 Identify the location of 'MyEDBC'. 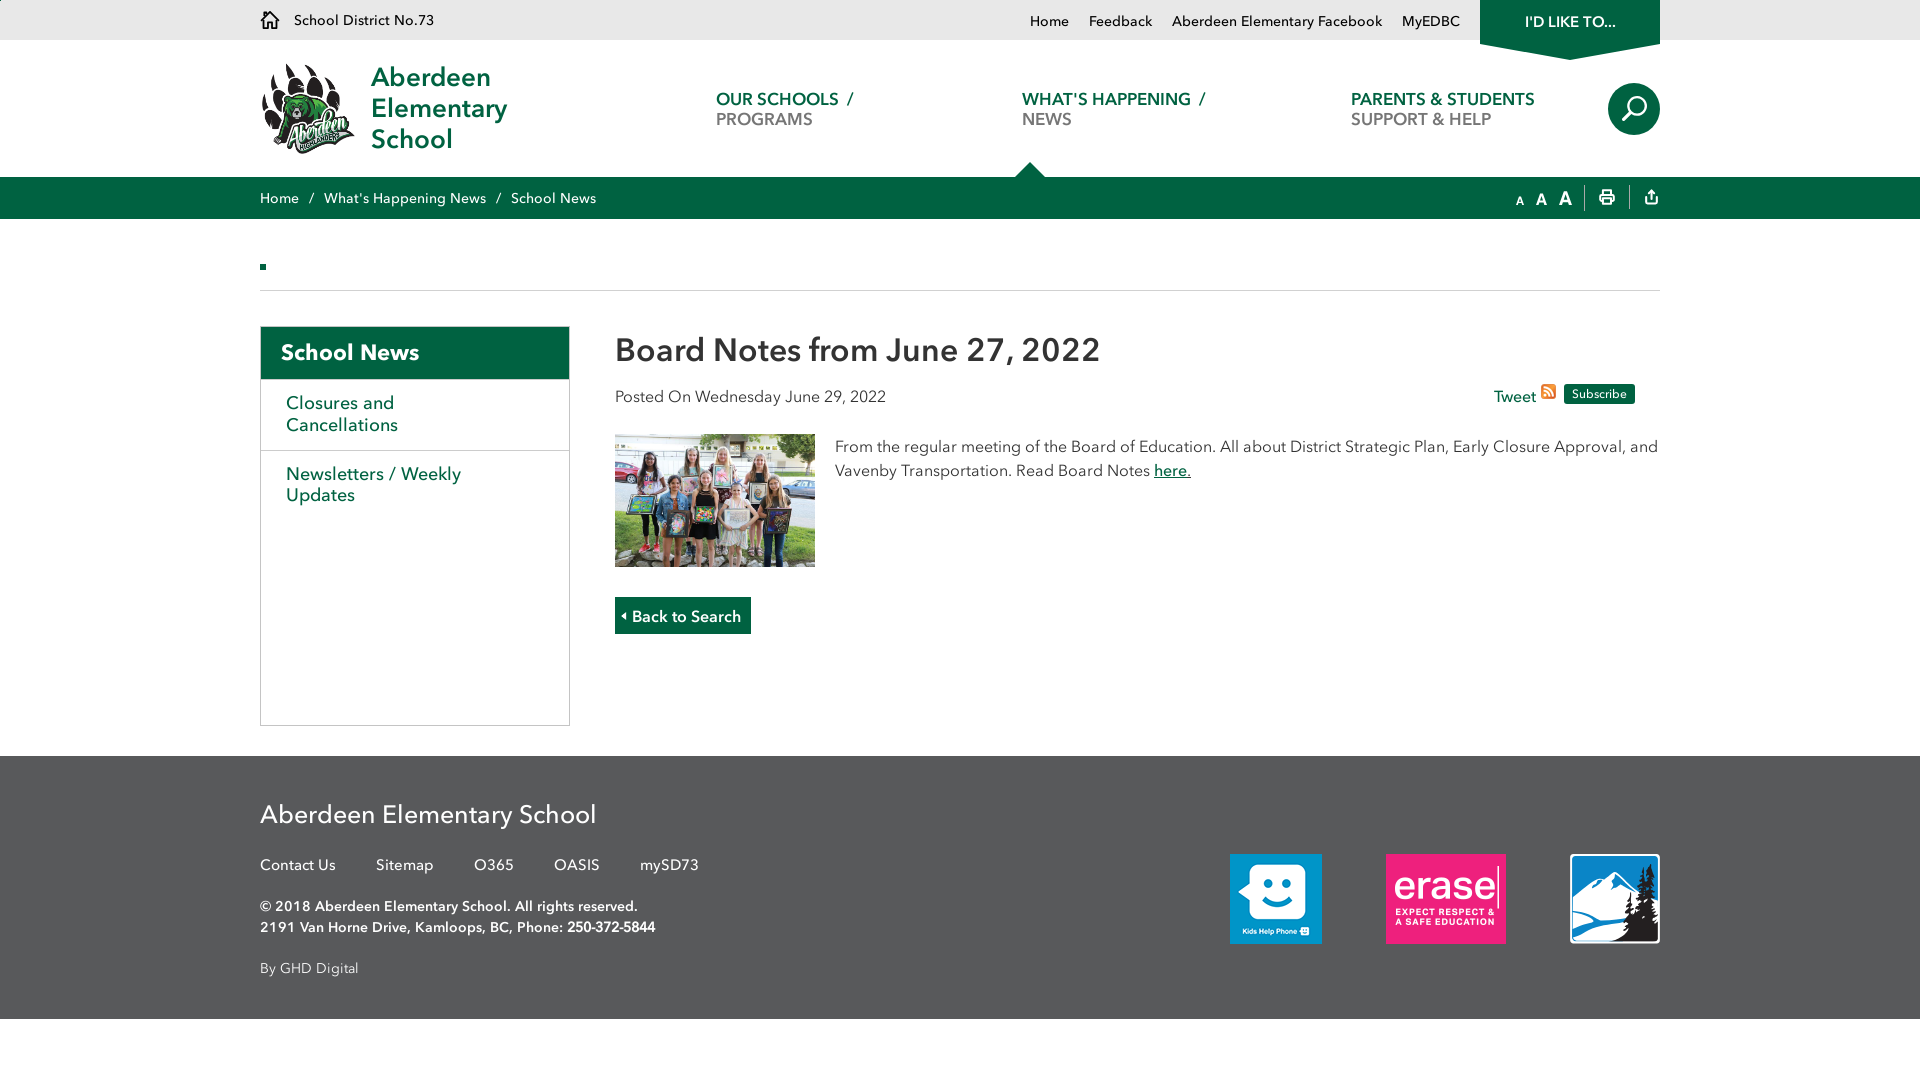
(1419, 21).